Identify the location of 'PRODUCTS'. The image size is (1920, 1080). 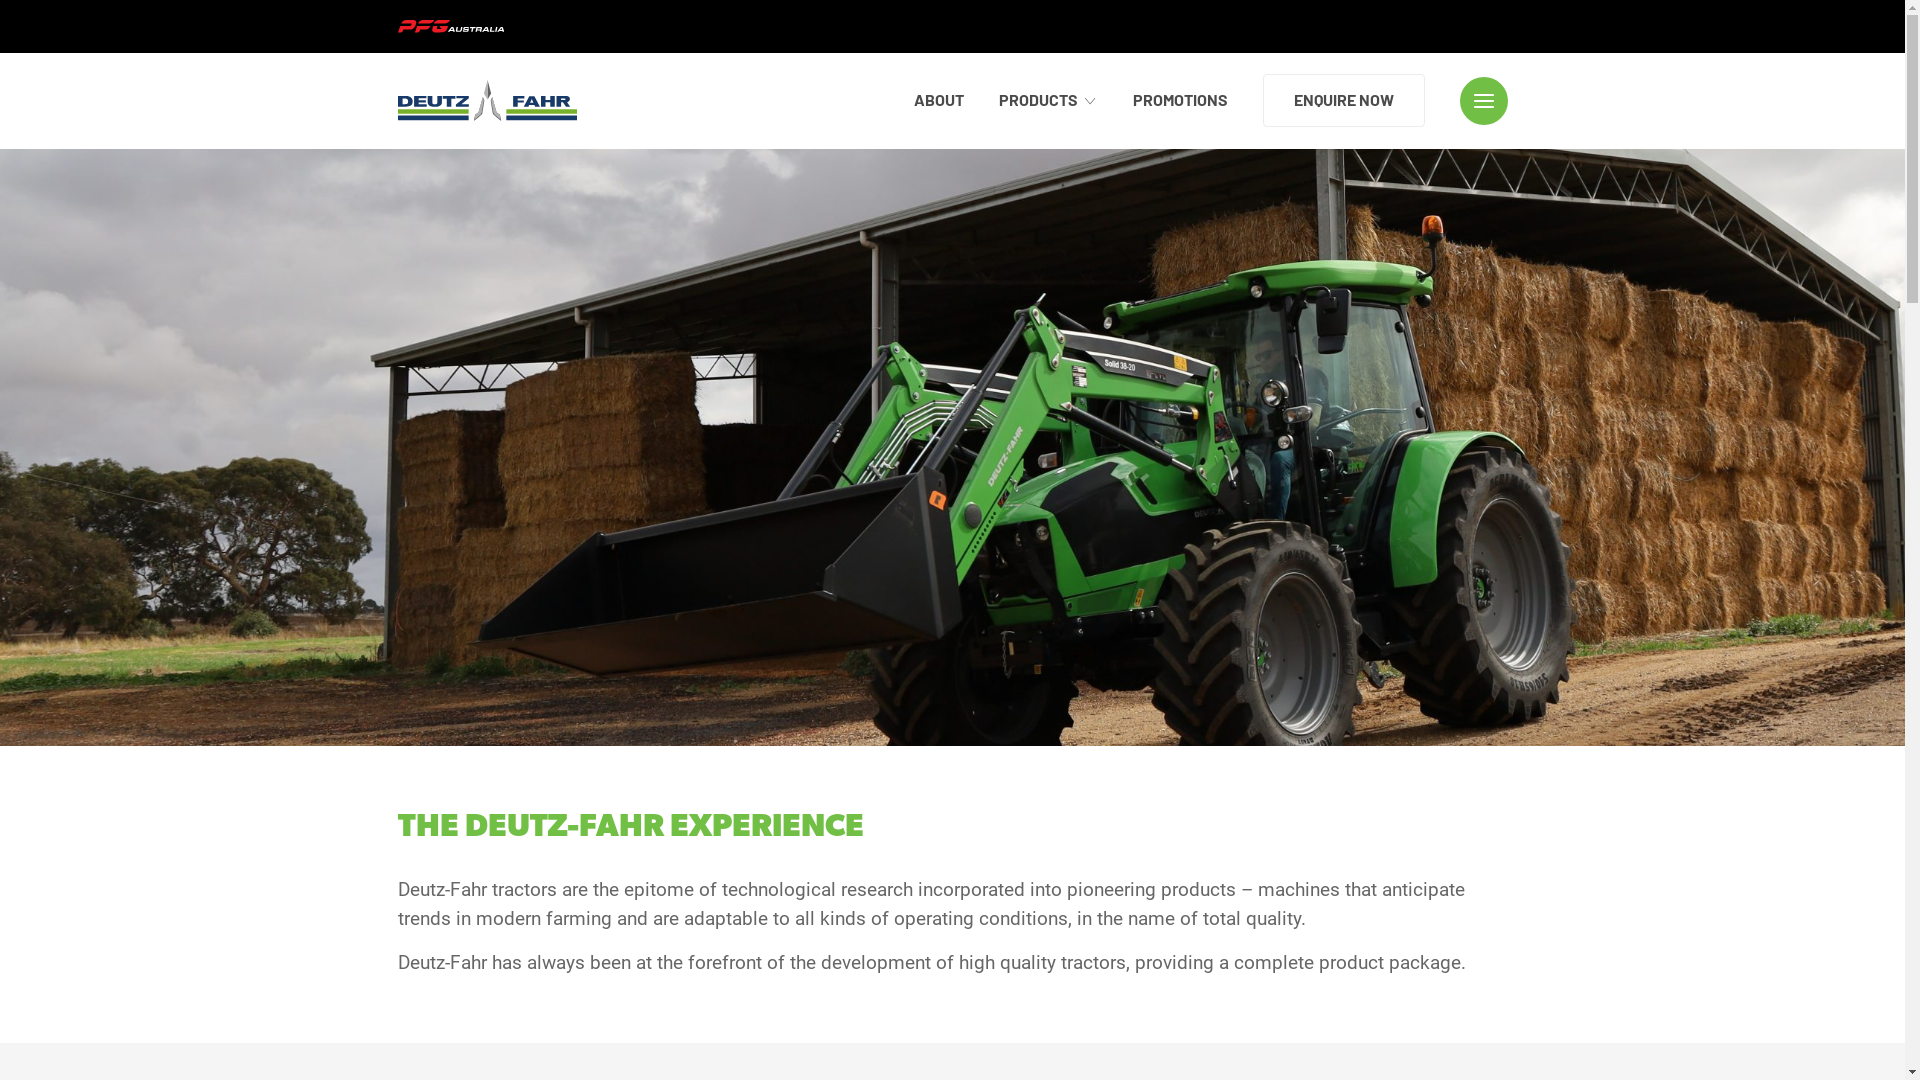
(1046, 100).